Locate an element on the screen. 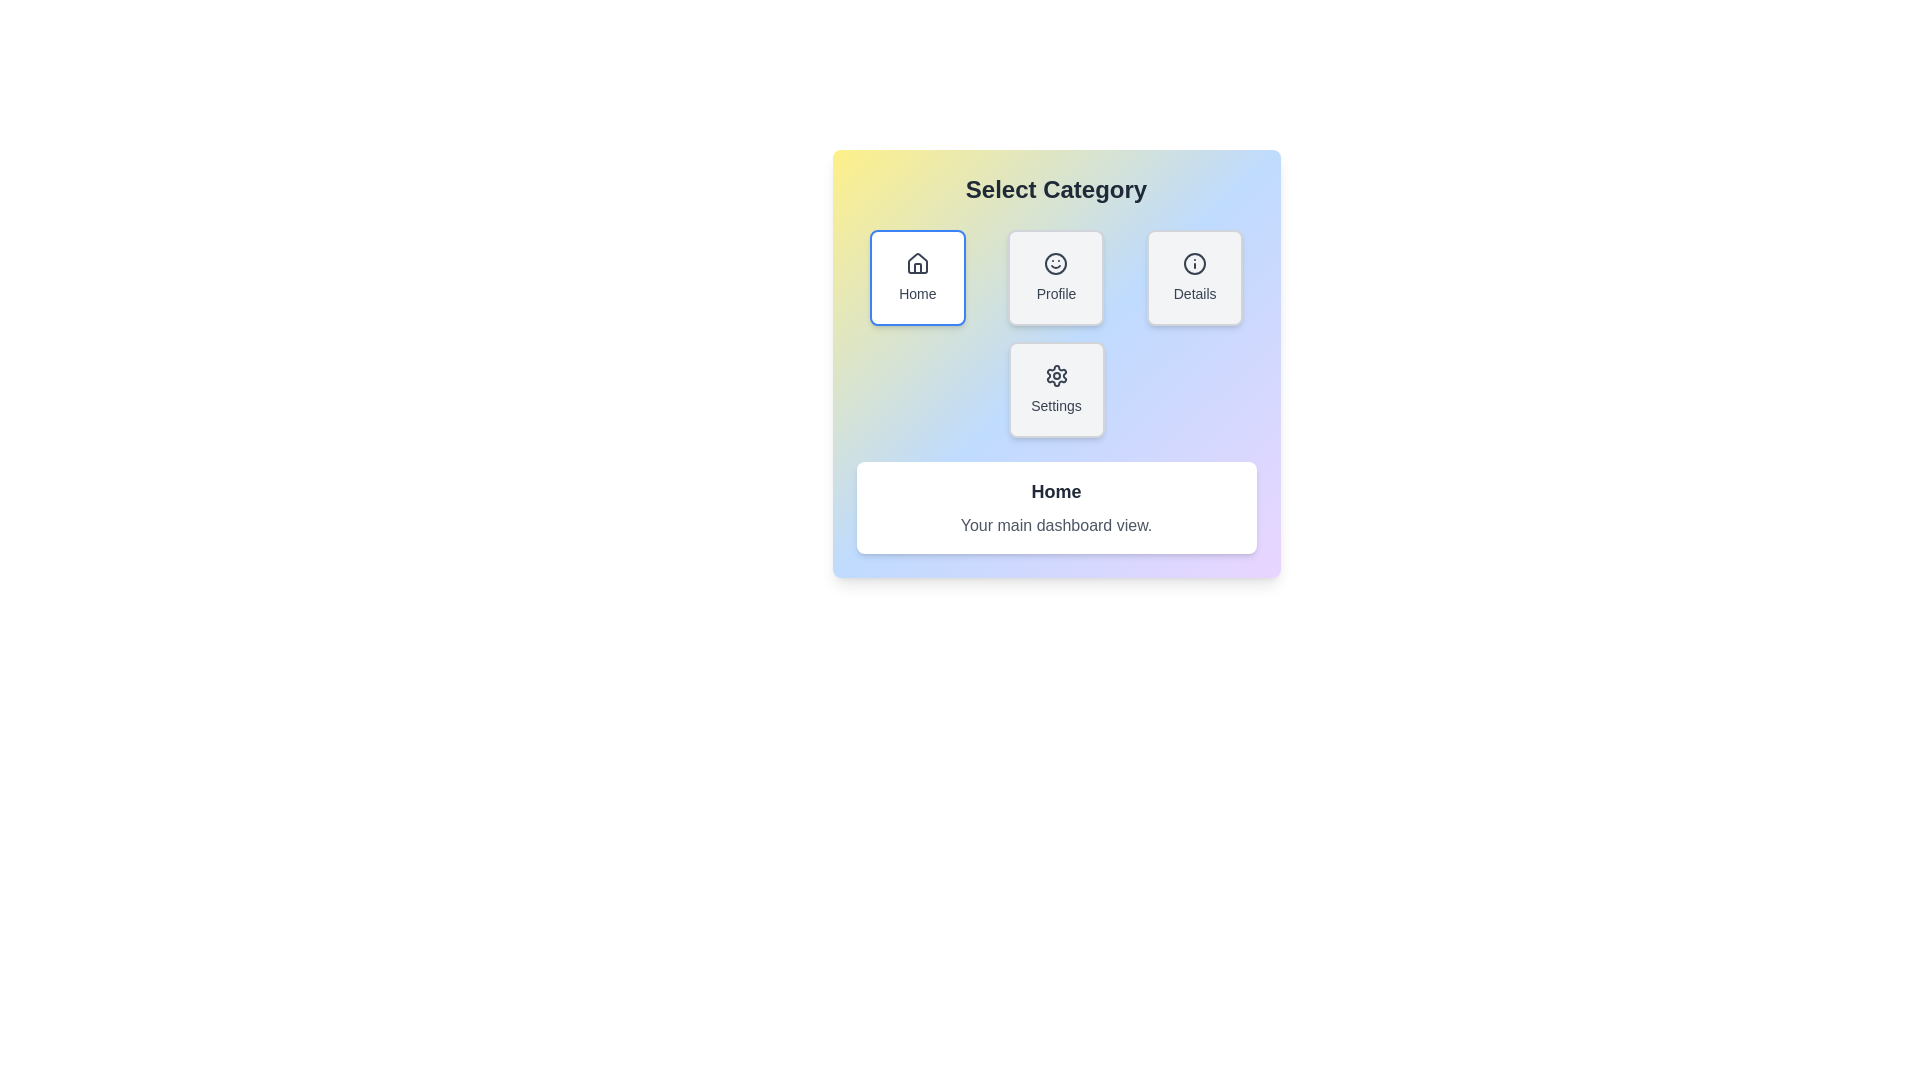 The image size is (1920, 1080). the 'Profile' button located in the 'Select Category' section for keyboard navigation is located at coordinates (1055, 277).